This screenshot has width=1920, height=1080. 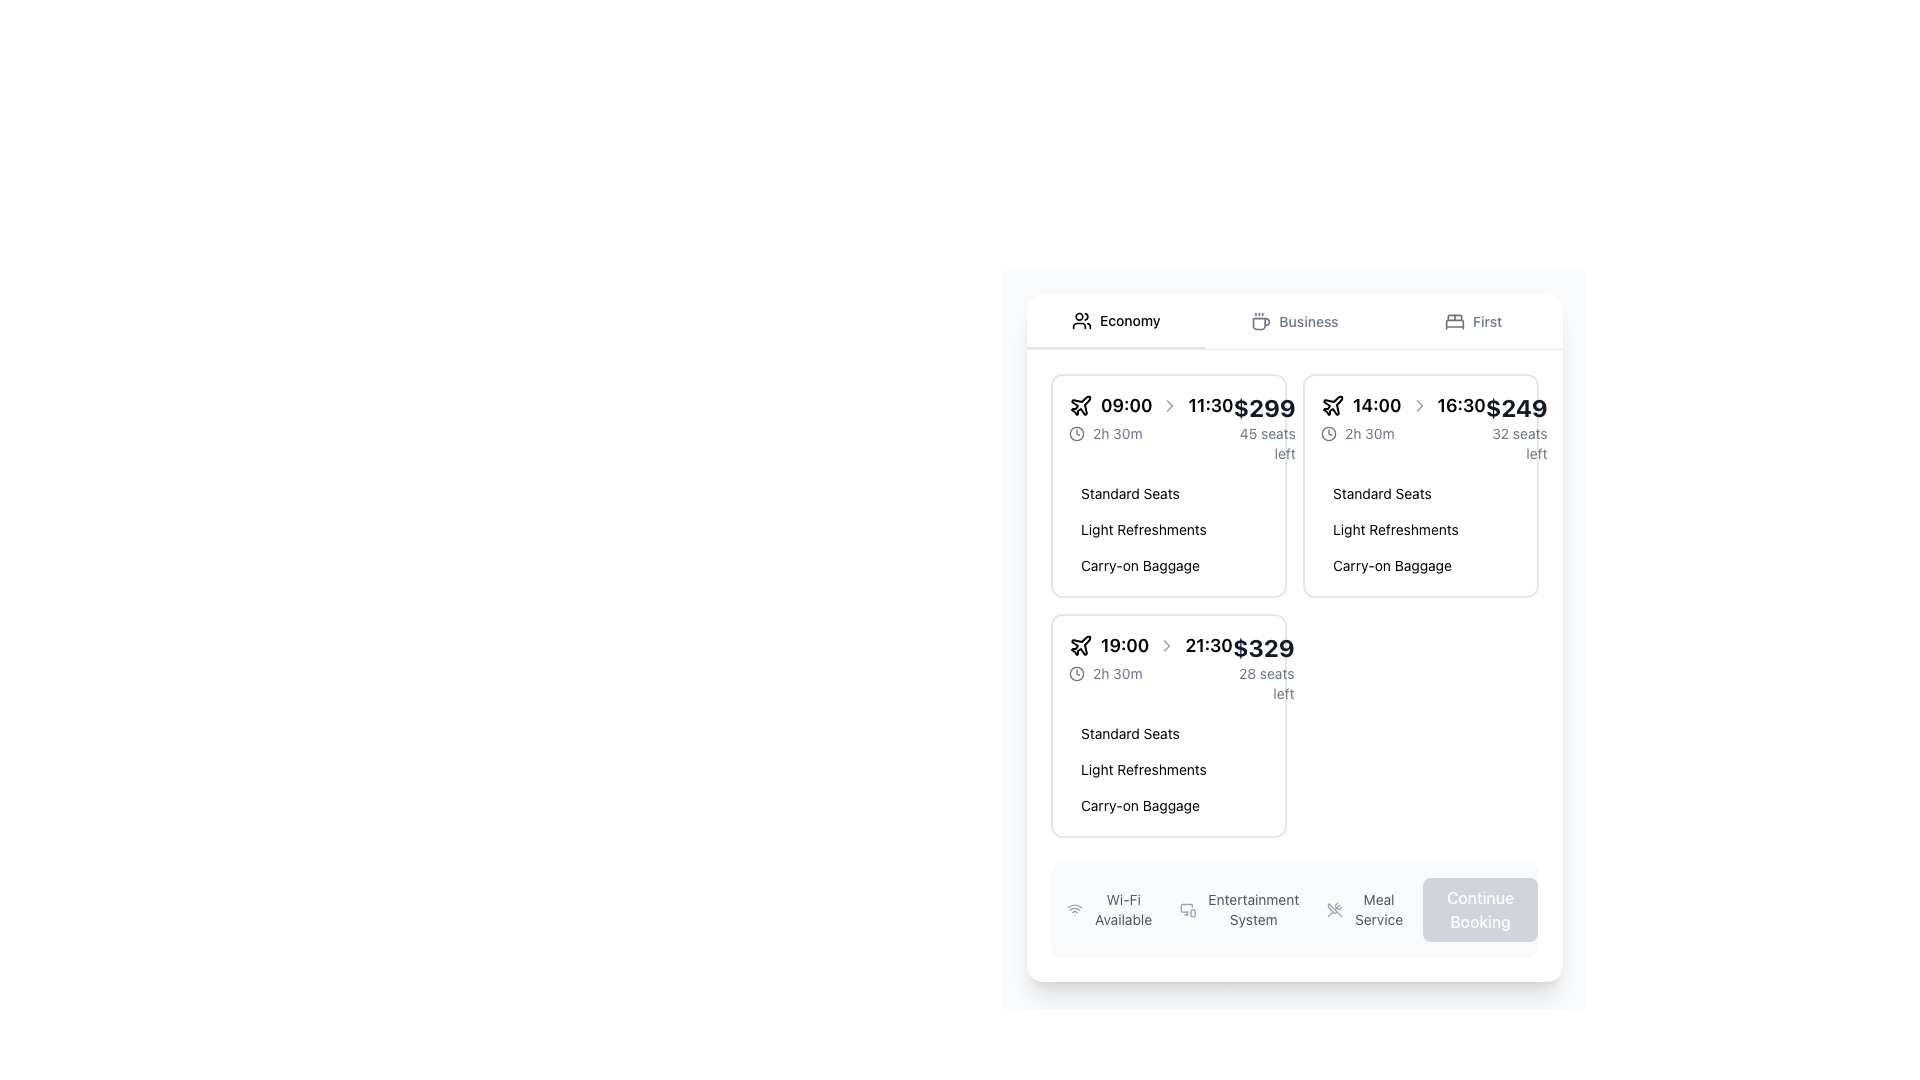 What do you see at coordinates (1252, 910) in the screenshot?
I see `the Static Text label for the 'Entertainment System' feature, located below the main content area and aligned with icons like 'Wi-Fi Available' and 'Meal Service'` at bounding box center [1252, 910].